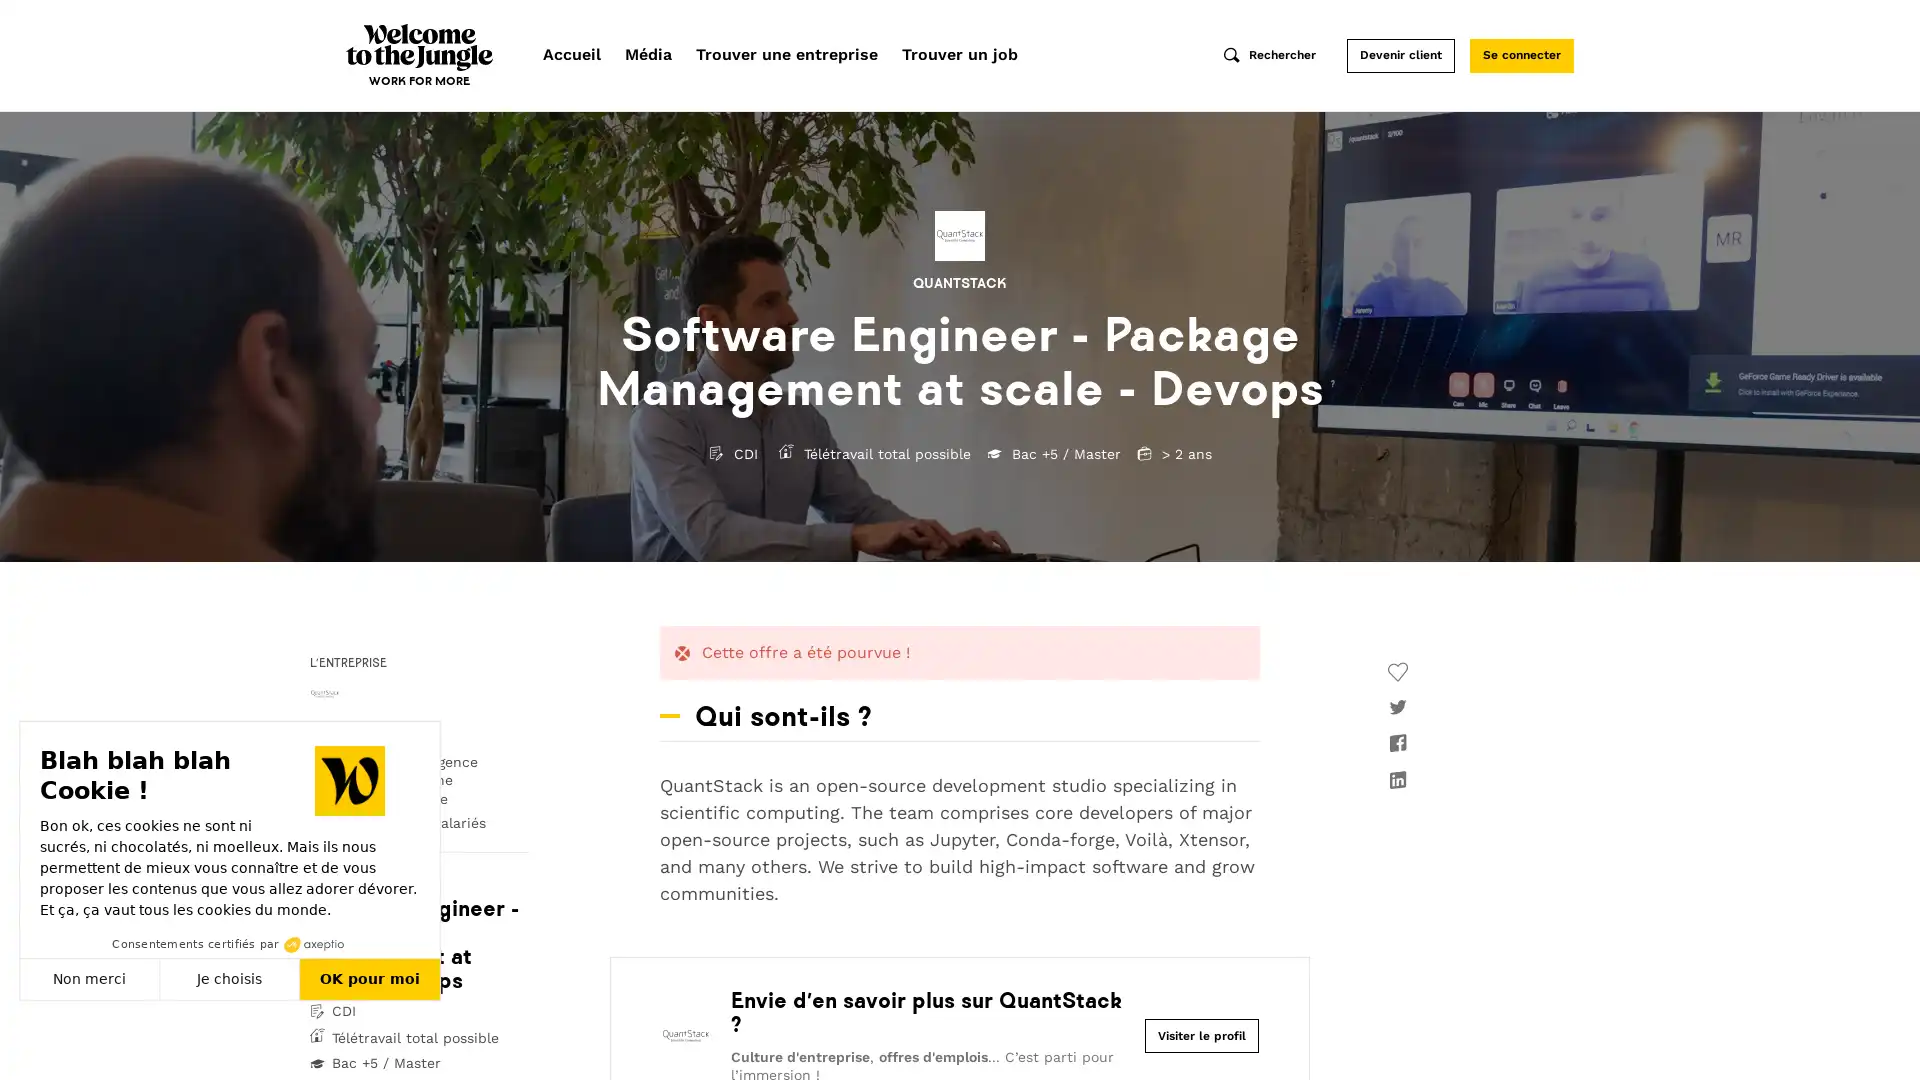 The image size is (1920, 1080). Describe the element at coordinates (1396, 708) in the screenshot. I see `twitter` at that location.